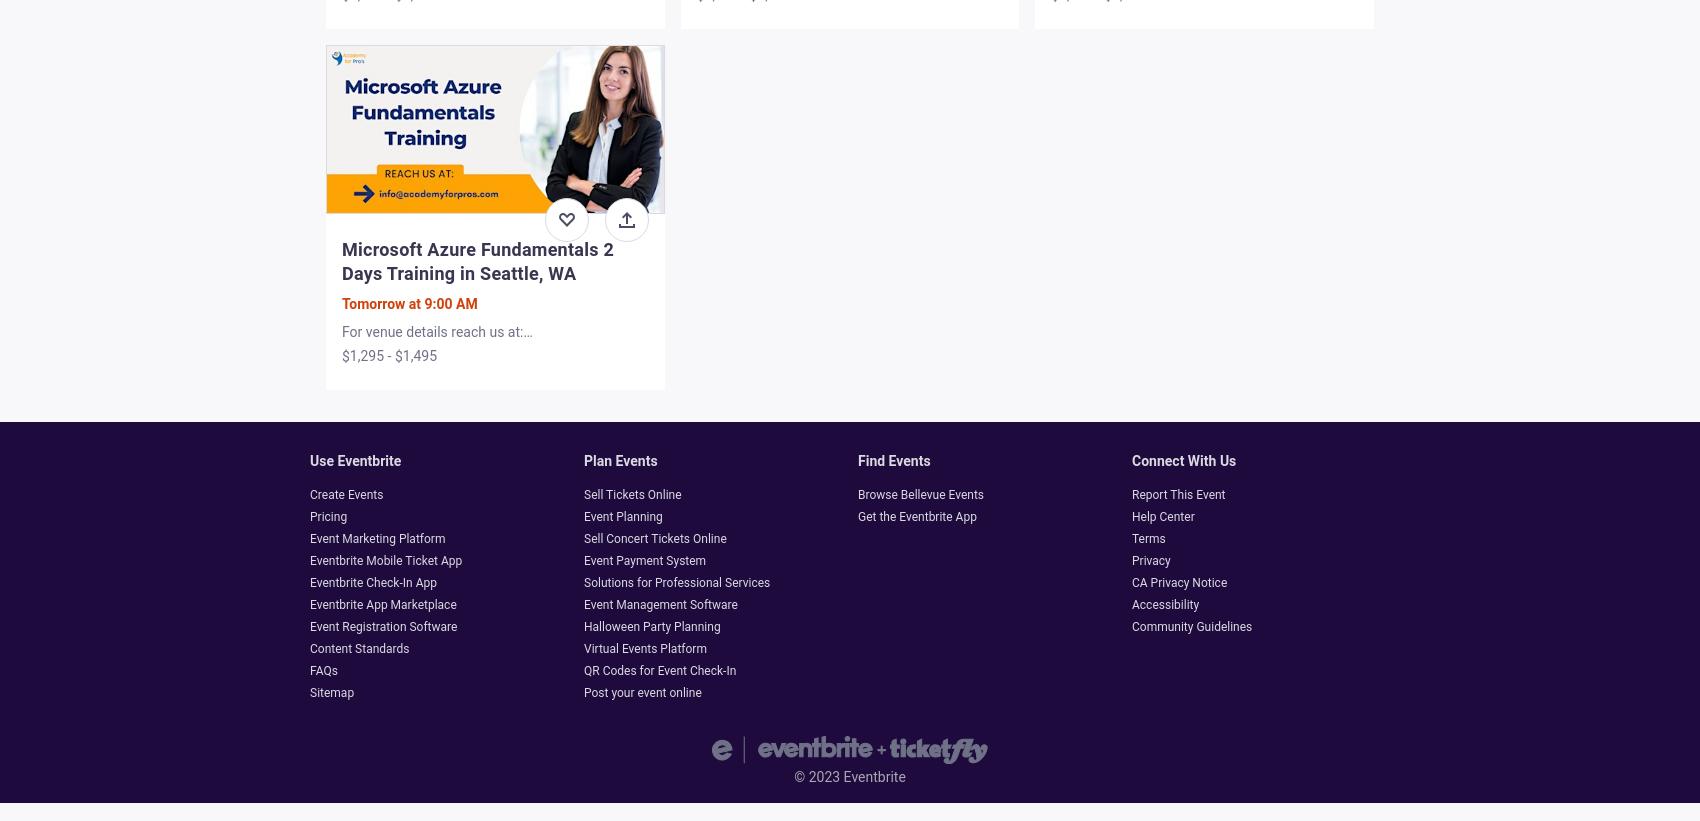 The image size is (1700, 821). Describe the element at coordinates (327, 516) in the screenshot. I see `'Pricing'` at that location.